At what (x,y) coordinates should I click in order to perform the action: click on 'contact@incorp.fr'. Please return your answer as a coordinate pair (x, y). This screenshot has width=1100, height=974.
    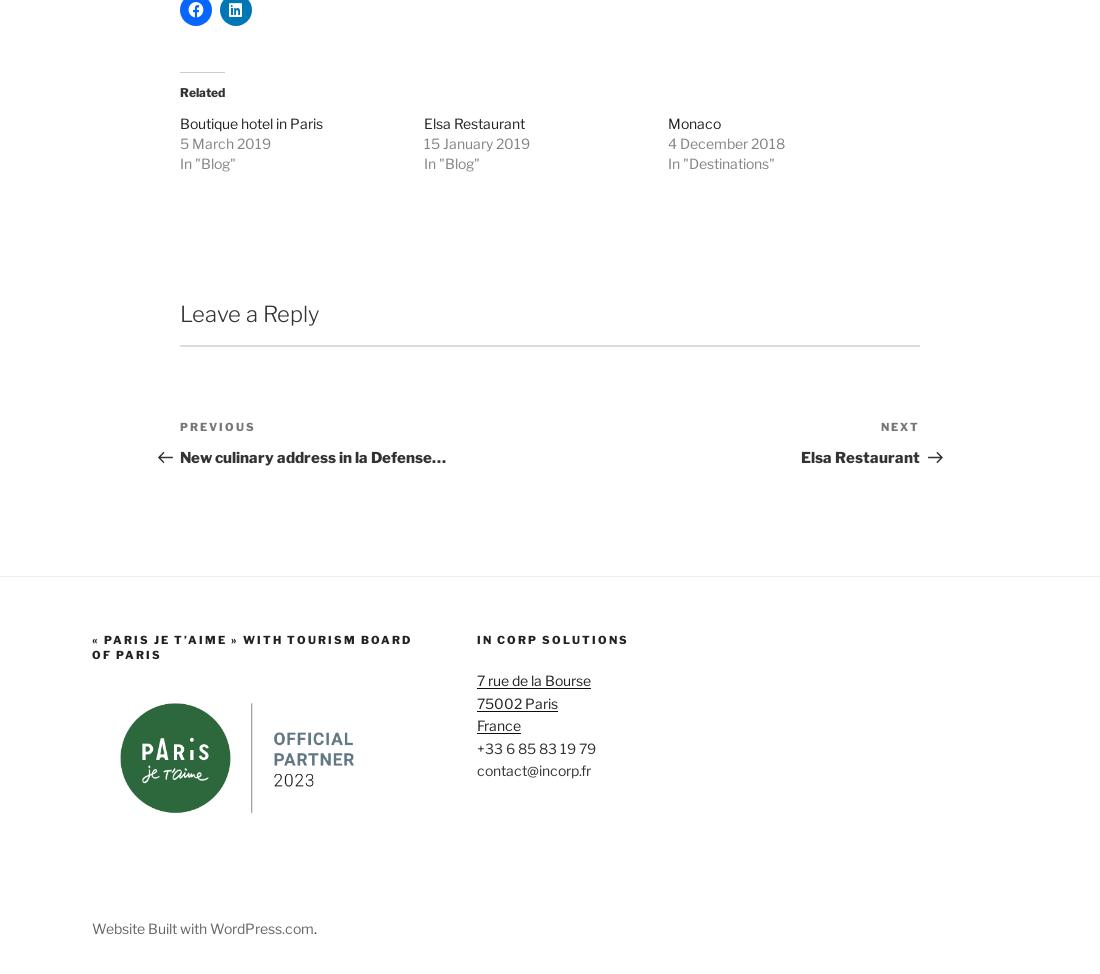
    Looking at the image, I should click on (474, 933).